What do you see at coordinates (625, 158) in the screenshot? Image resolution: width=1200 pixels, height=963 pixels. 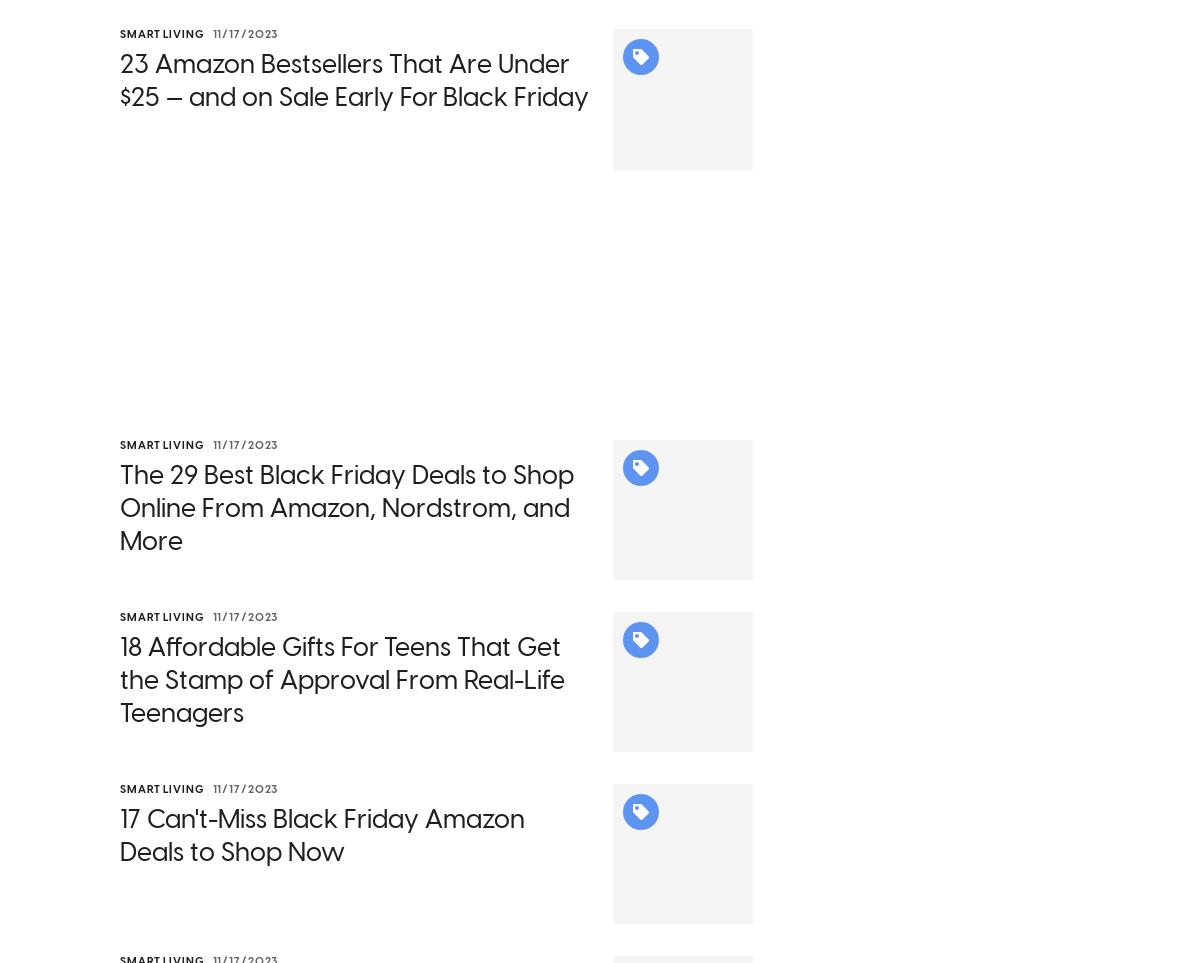 I see `'Terms'` at bounding box center [625, 158].